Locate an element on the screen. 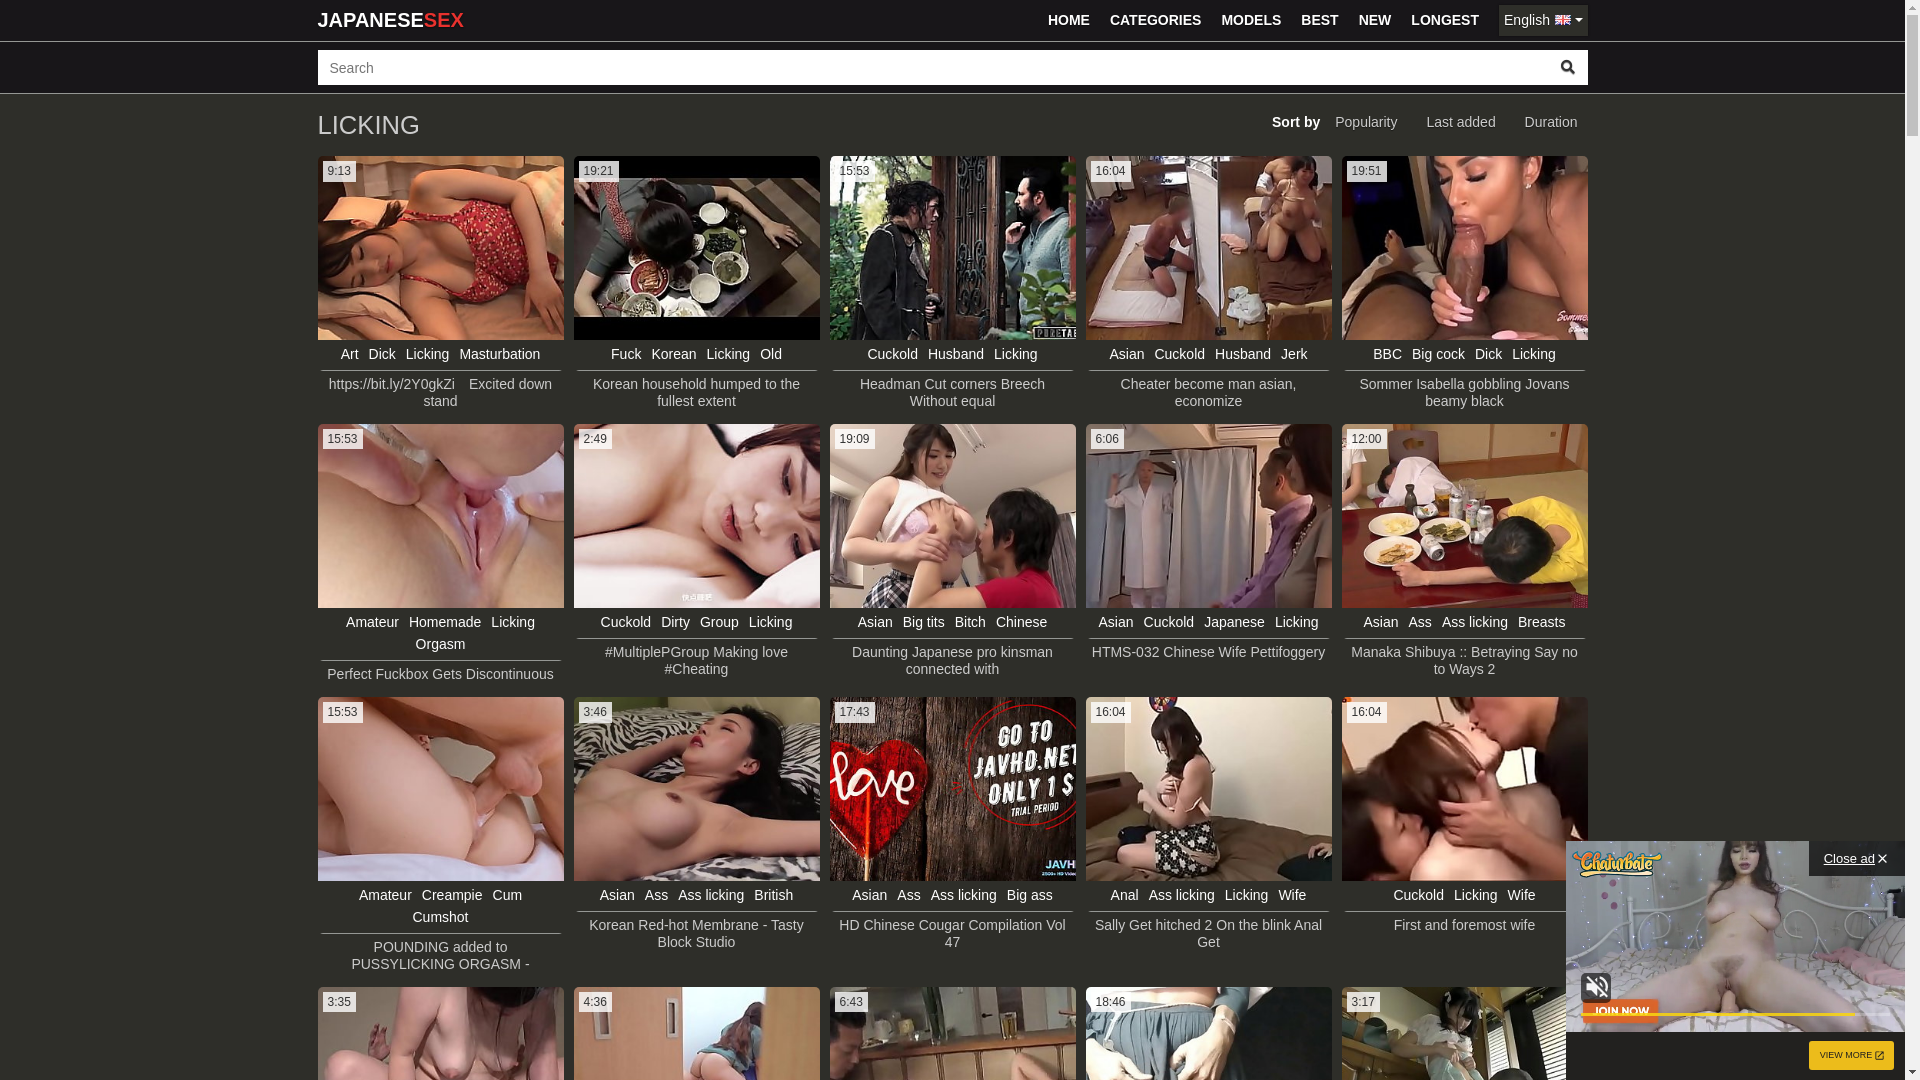  'Cheater become man asian, economize' is located at coordinates (1207, 393).